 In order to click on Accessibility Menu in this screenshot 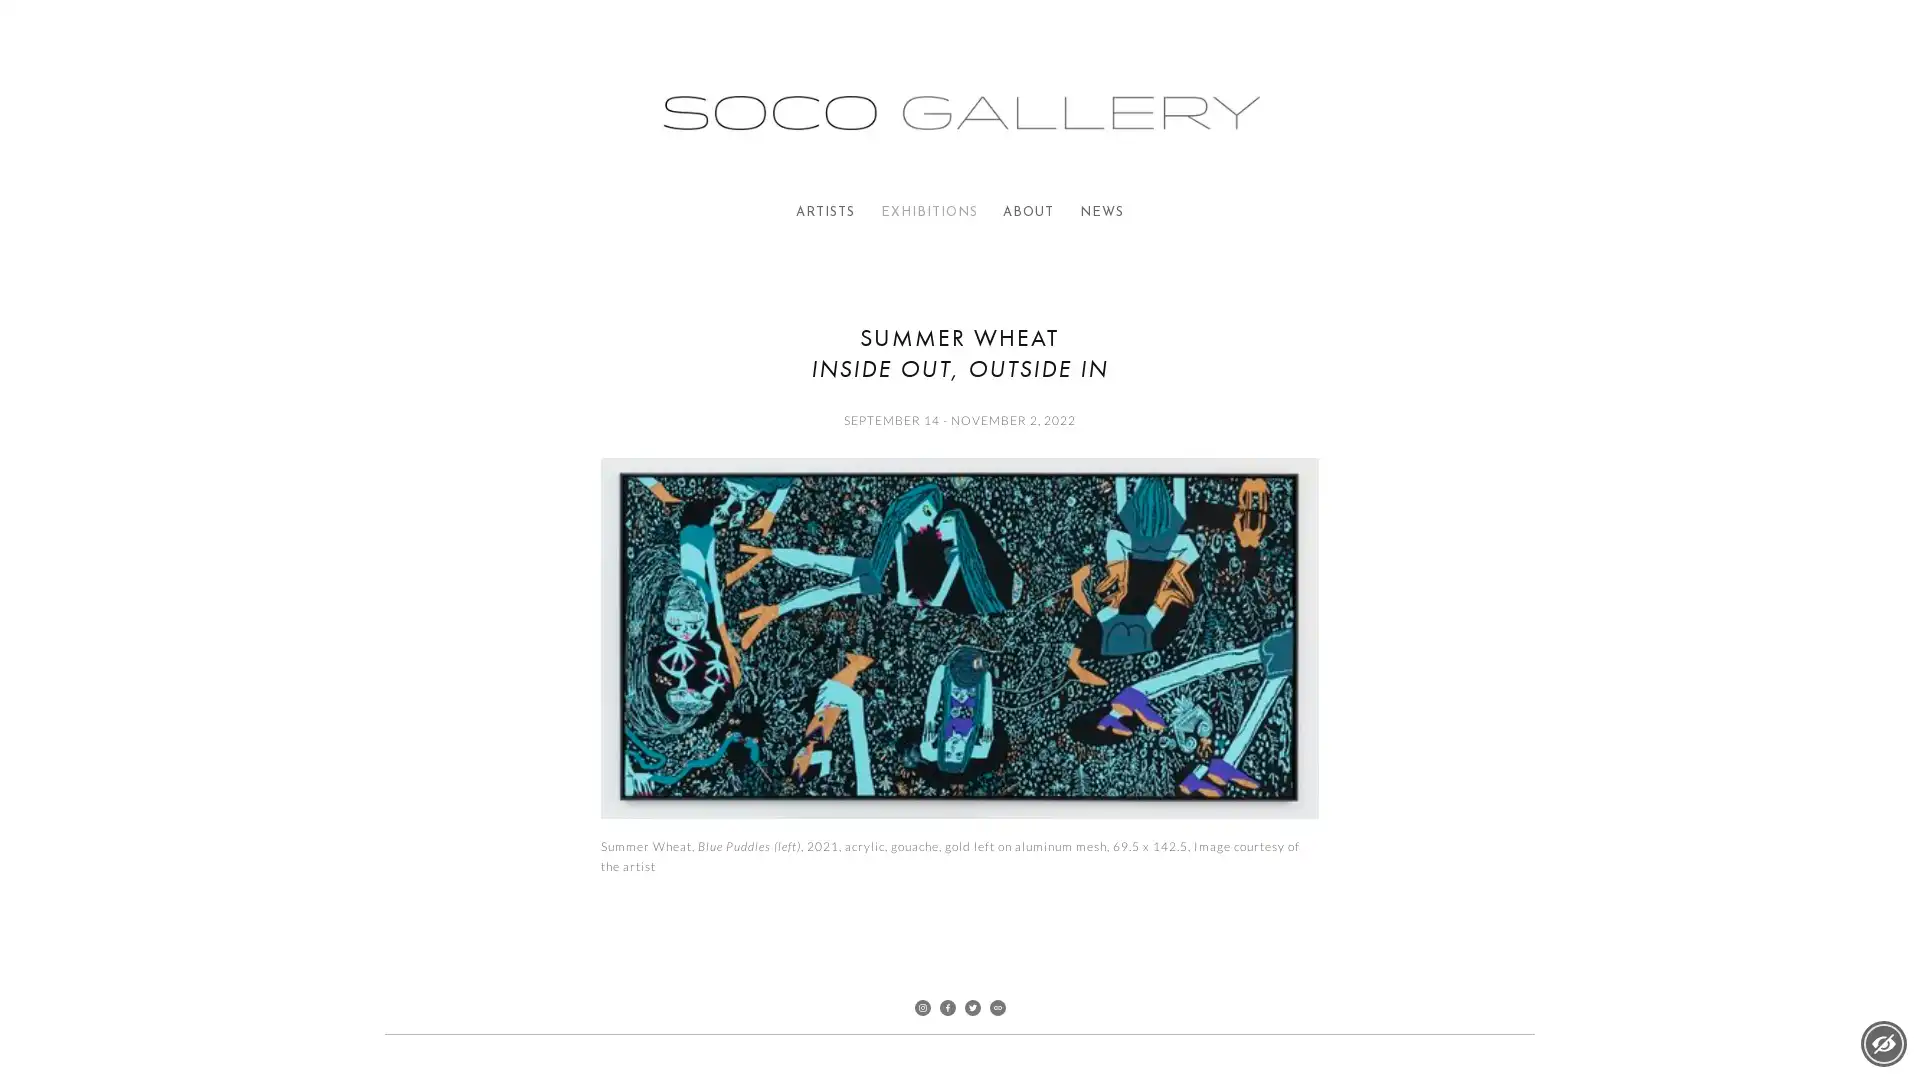, I will do `click(1882, 1043)`.